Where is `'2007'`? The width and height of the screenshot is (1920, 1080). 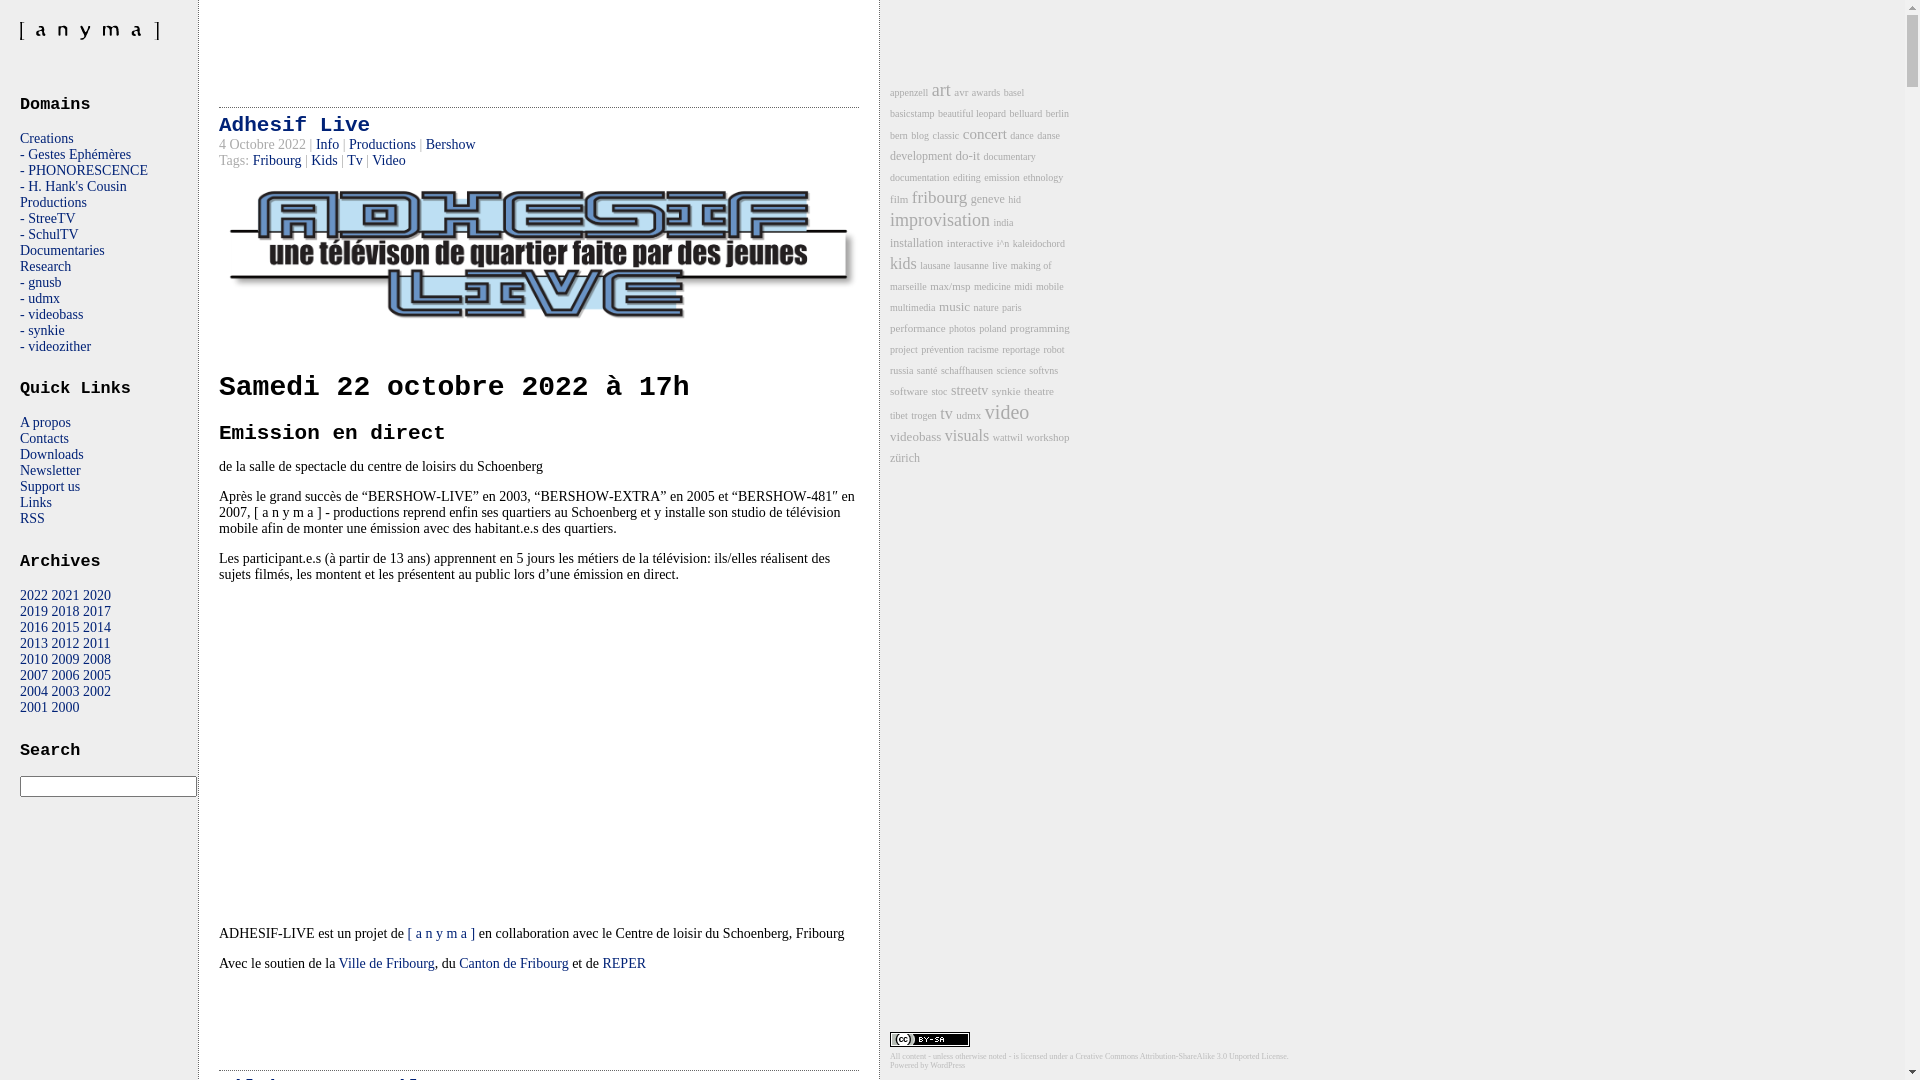
'2007' is located at coordinates (19, 675).